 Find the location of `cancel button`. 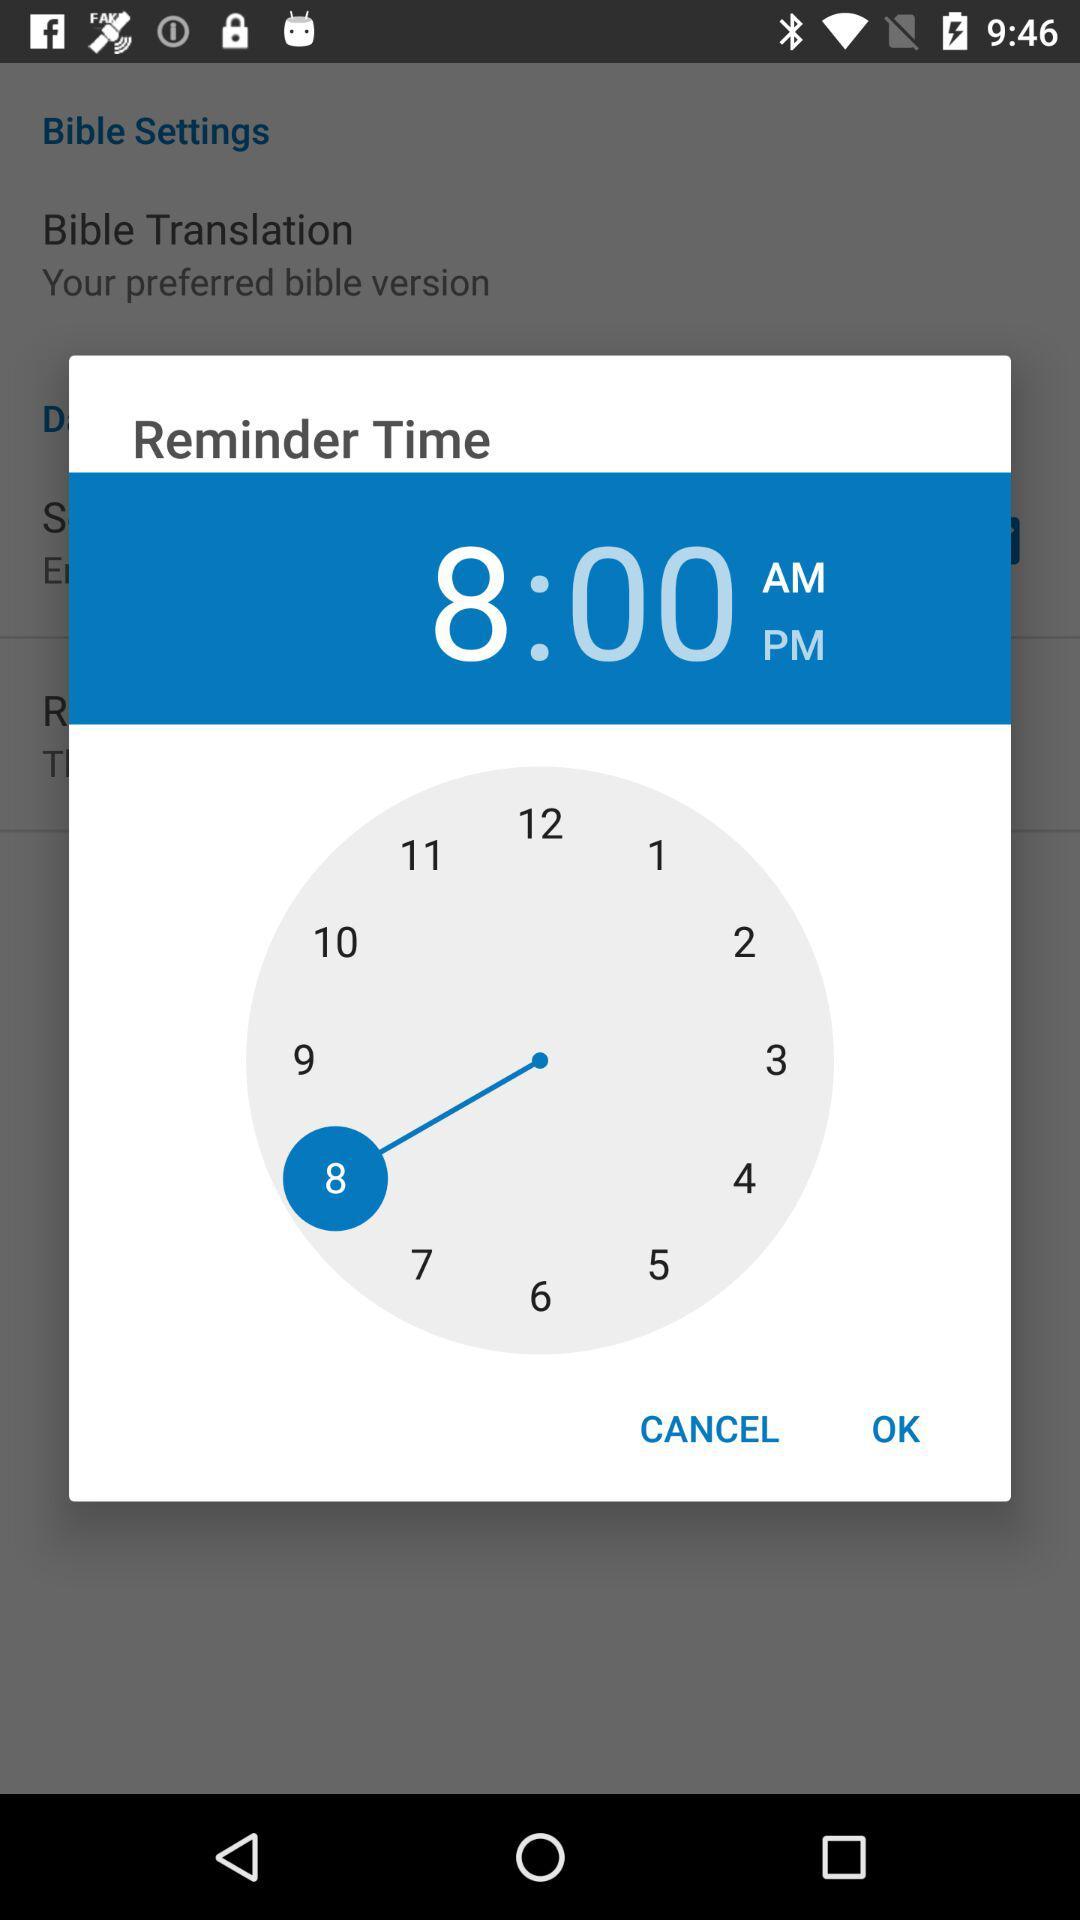

cancel button is located at coordinates (708, 1427).